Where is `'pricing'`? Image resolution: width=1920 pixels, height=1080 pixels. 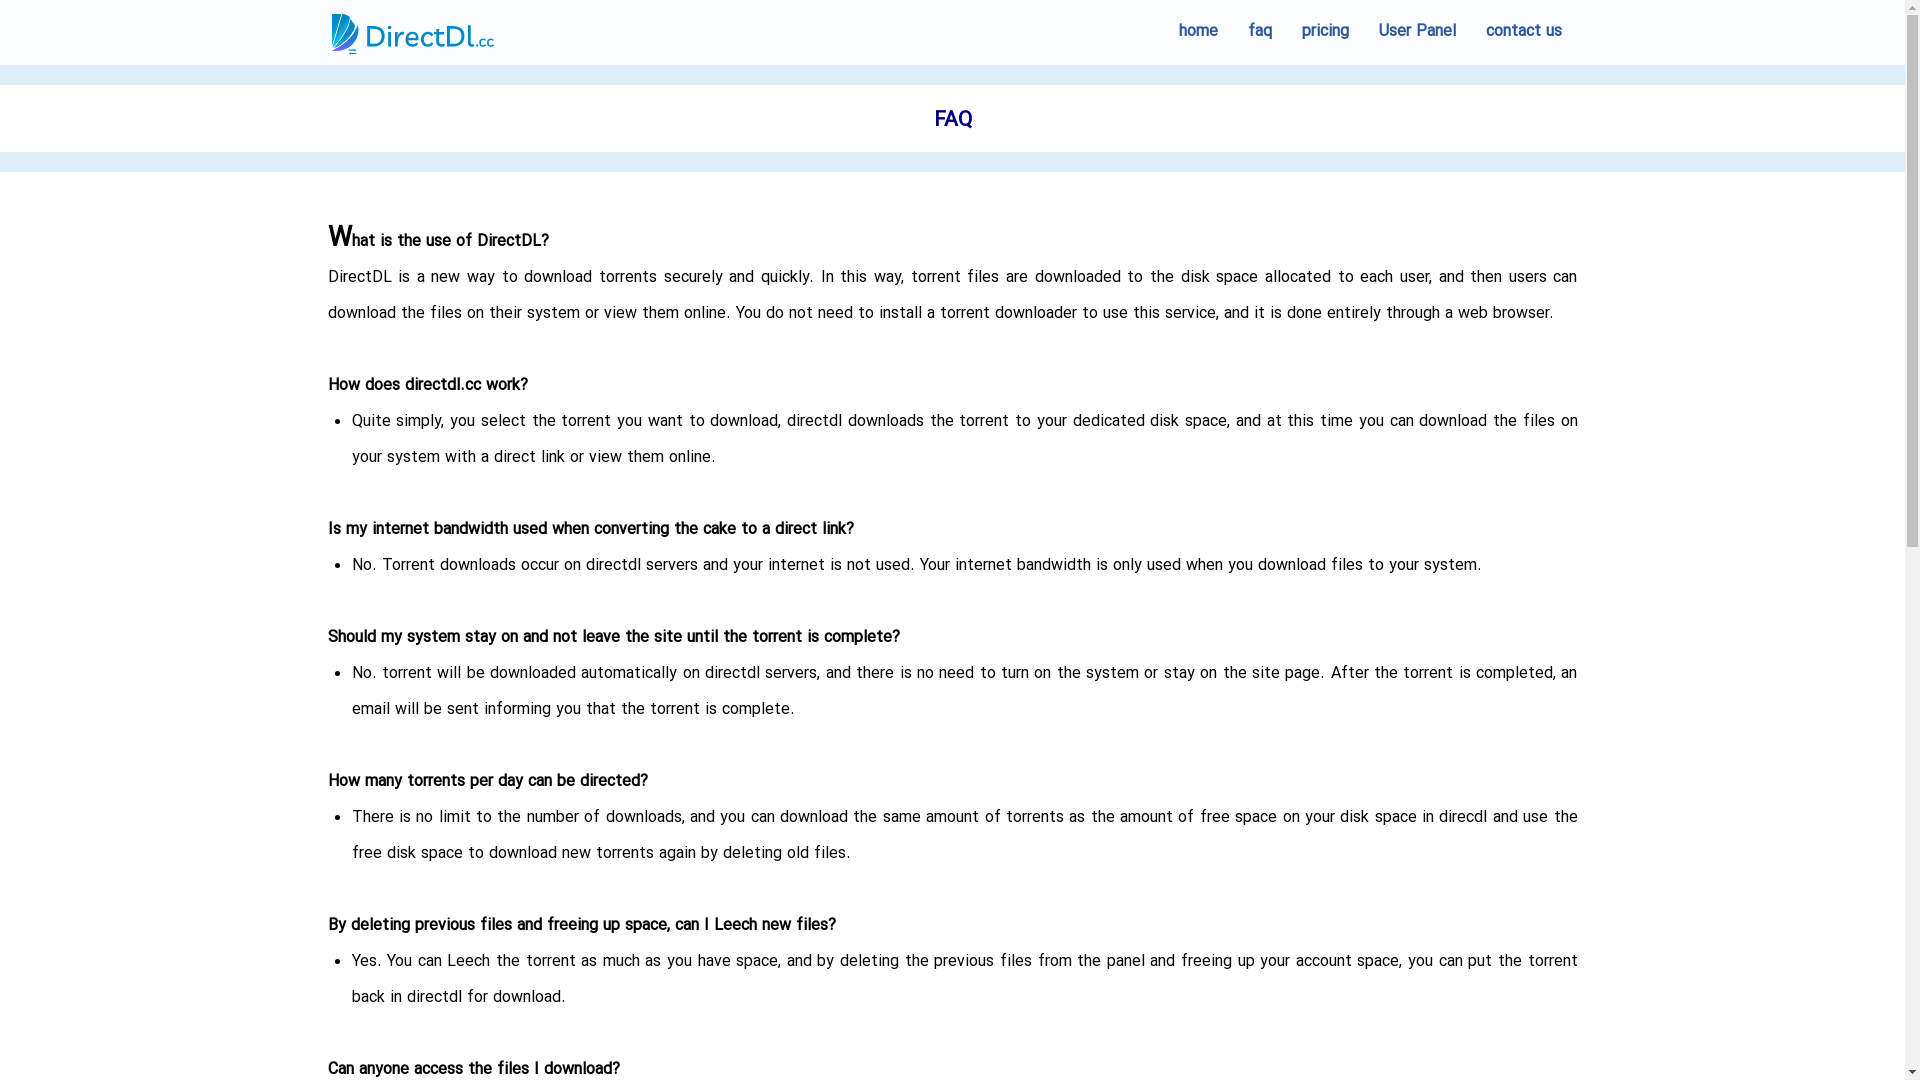 'pricing' is located at coordinates (1324, 31).